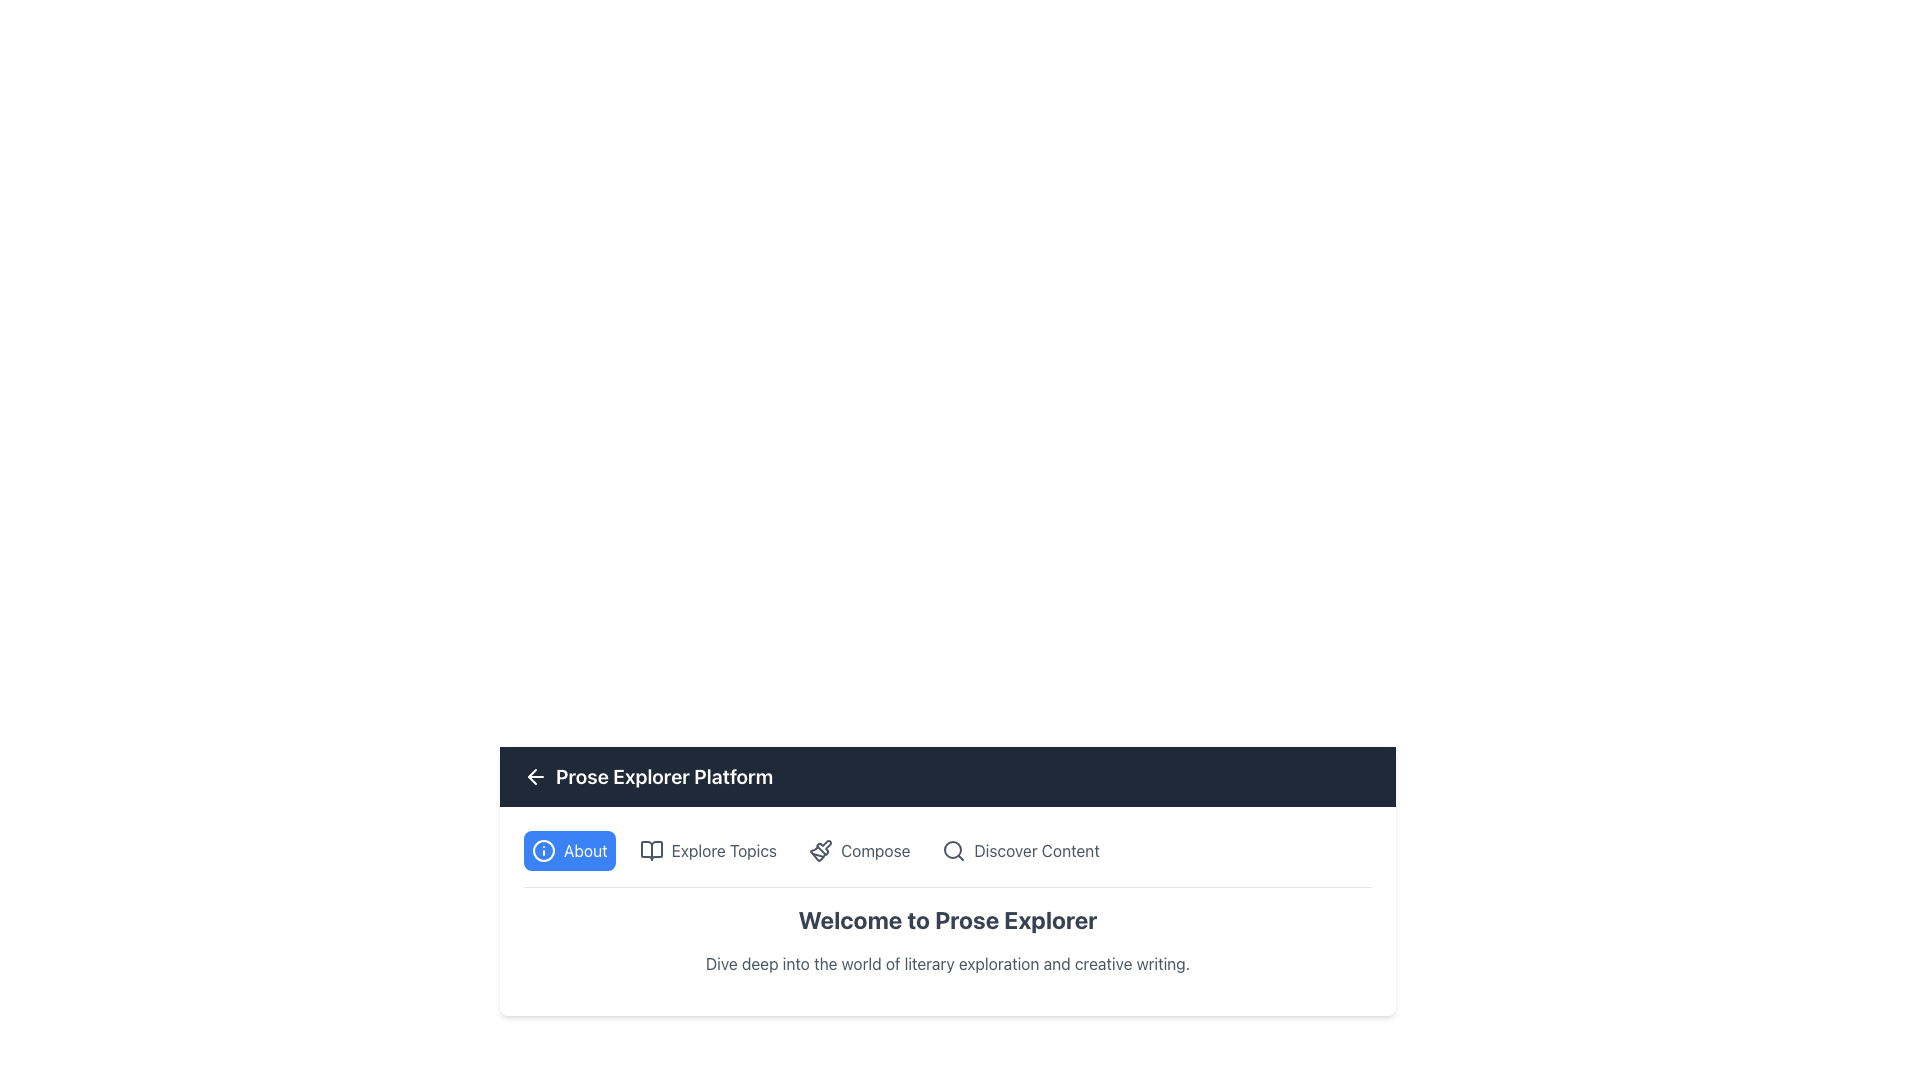 The width and height of the screenshot is (1920, 1080). Describe the element at coordinates (664, 775) in the screenshot. I see `the static text label that identifies the platform as 'Prose Explorer Platform', located to the right of the navigation arrow icon in the header bar` at that location.